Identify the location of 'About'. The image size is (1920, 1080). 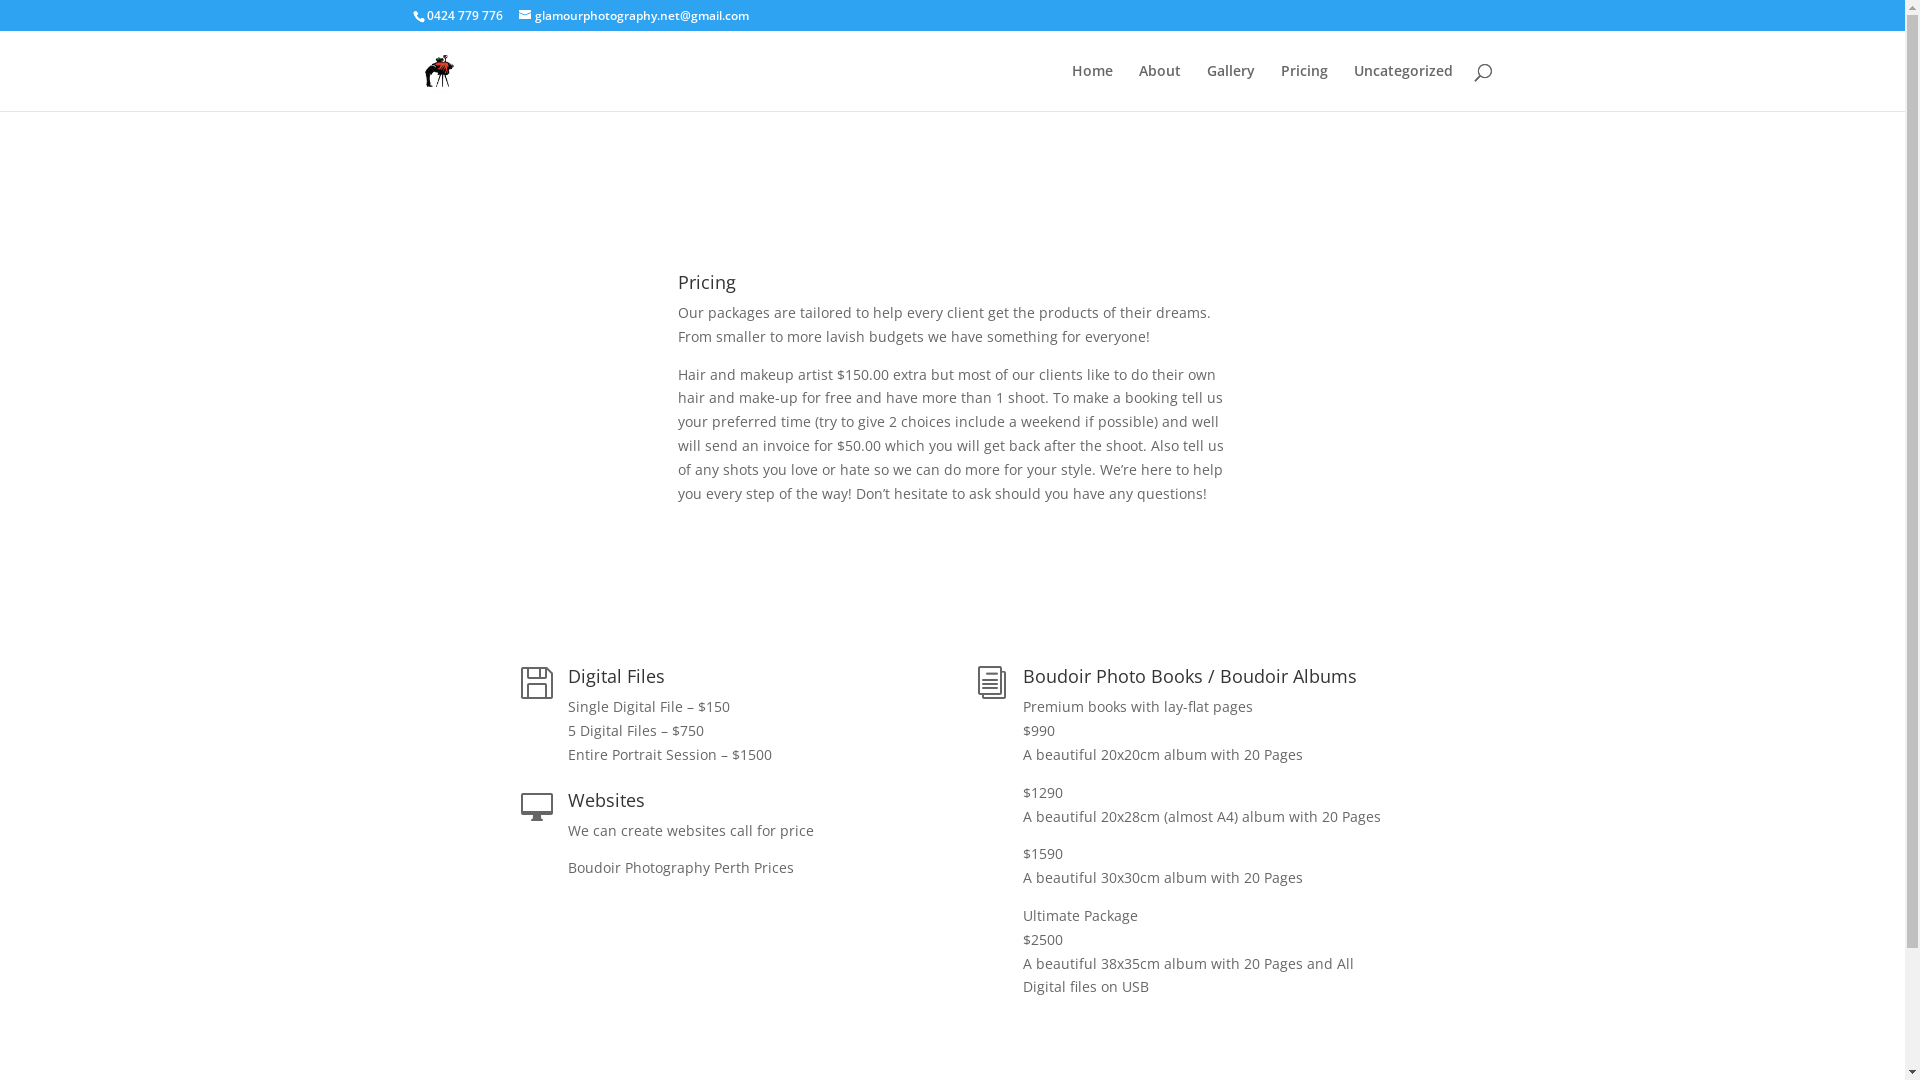
(1137, 86).